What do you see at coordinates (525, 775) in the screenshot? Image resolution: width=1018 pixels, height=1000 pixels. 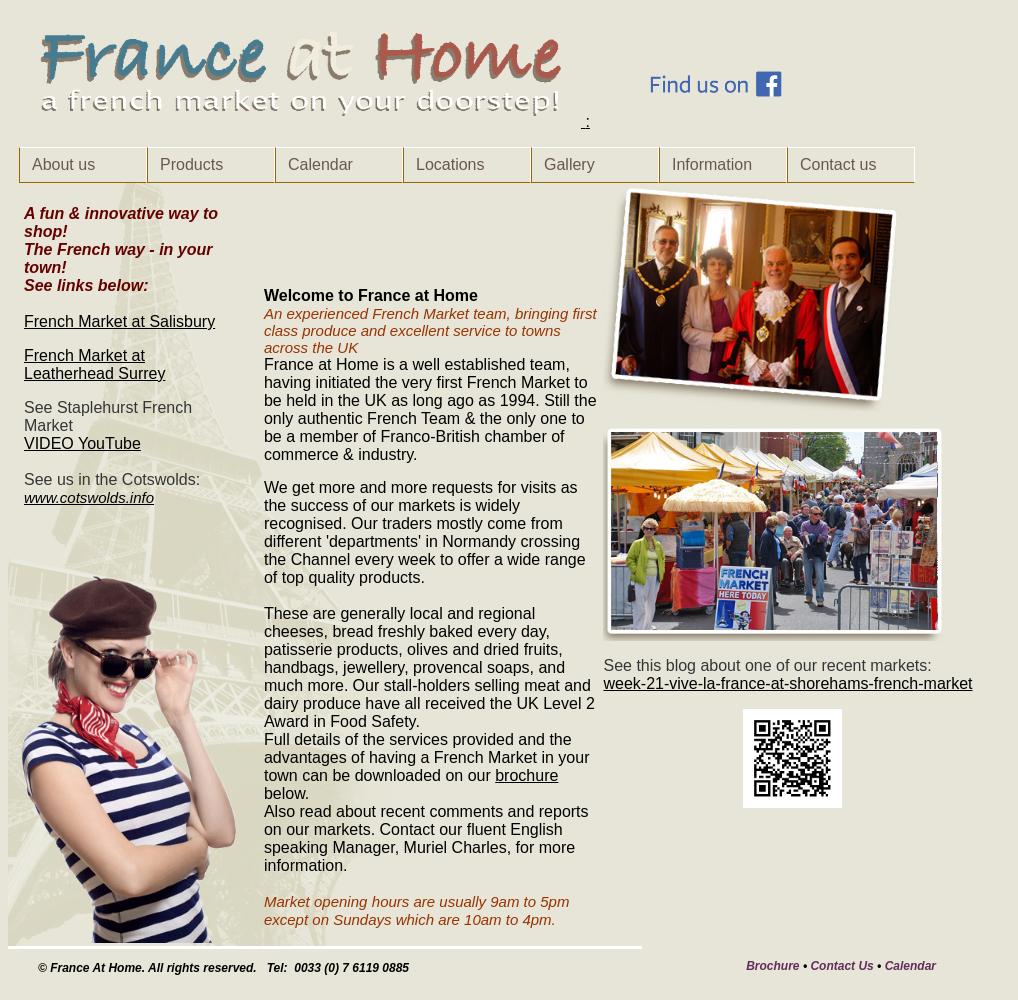 I see `'brochure'` at bounding box center [525, 775].